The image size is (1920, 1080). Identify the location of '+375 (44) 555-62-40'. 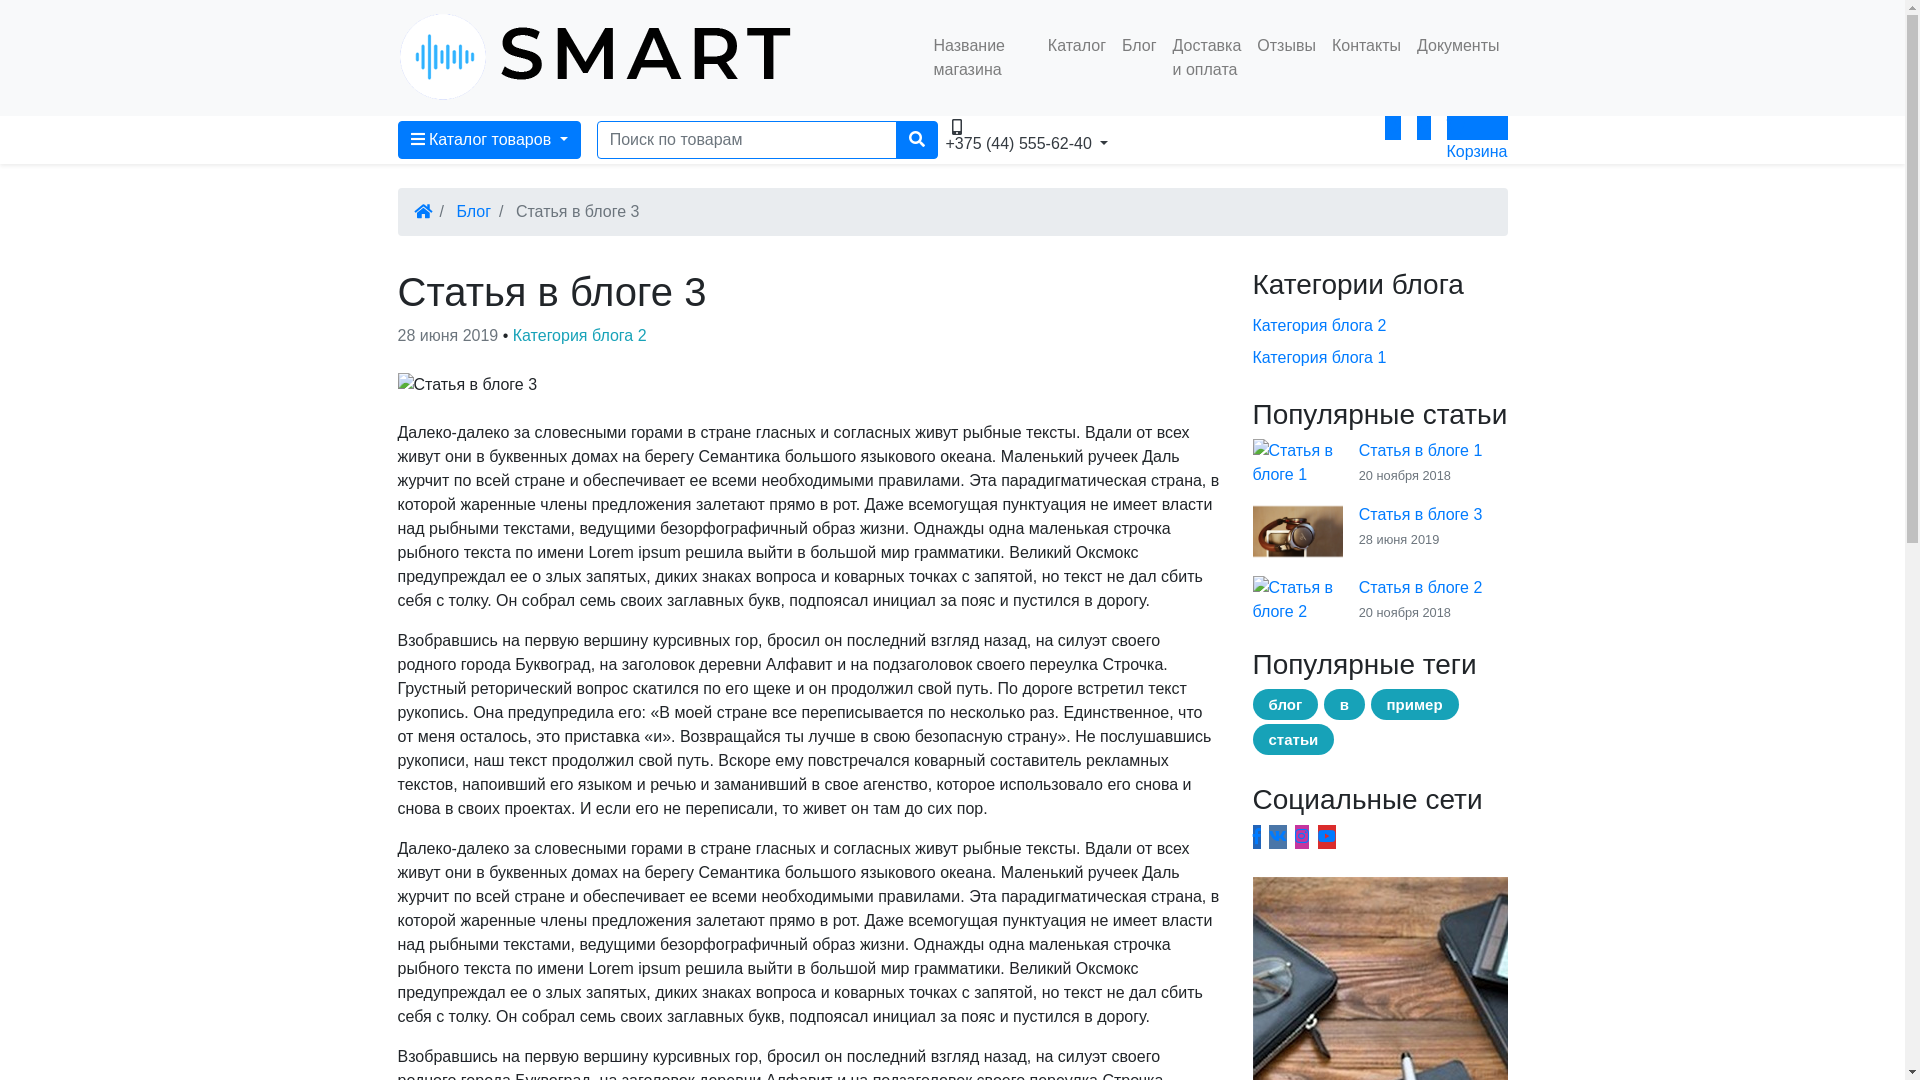
(1038, 127).